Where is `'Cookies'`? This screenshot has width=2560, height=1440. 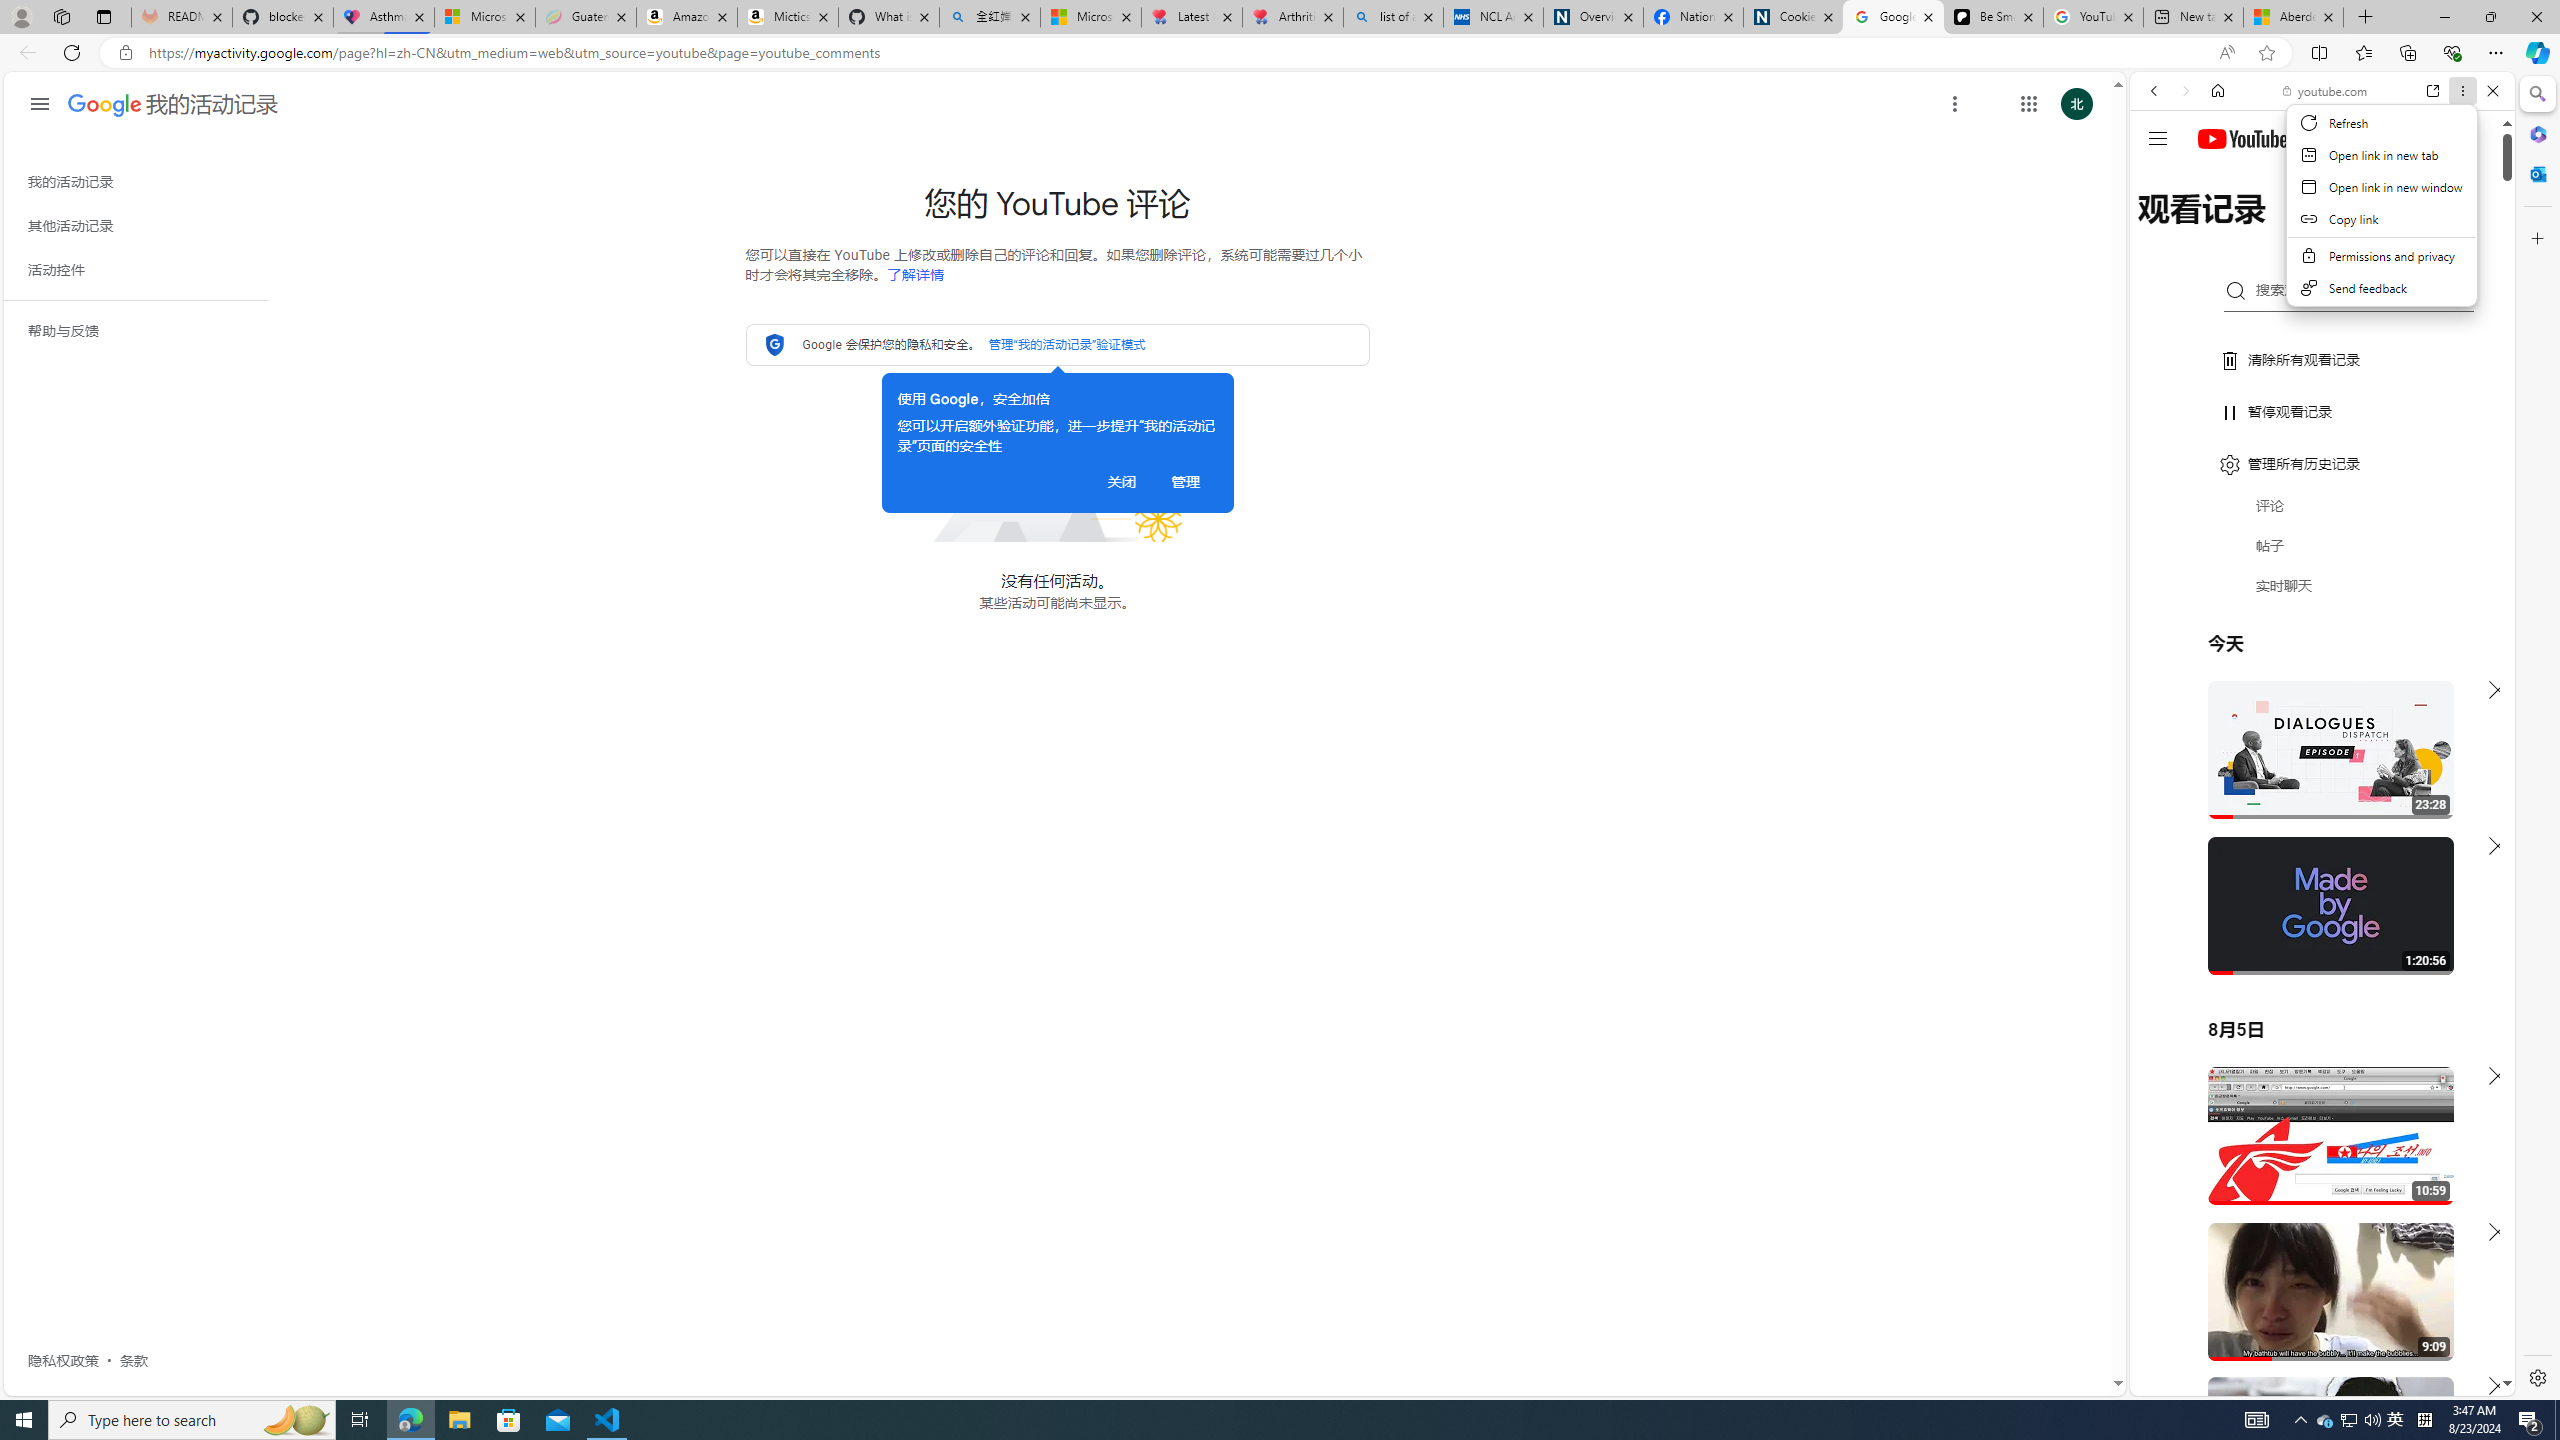 'Cookies' is located at coordinates (1793, 16).